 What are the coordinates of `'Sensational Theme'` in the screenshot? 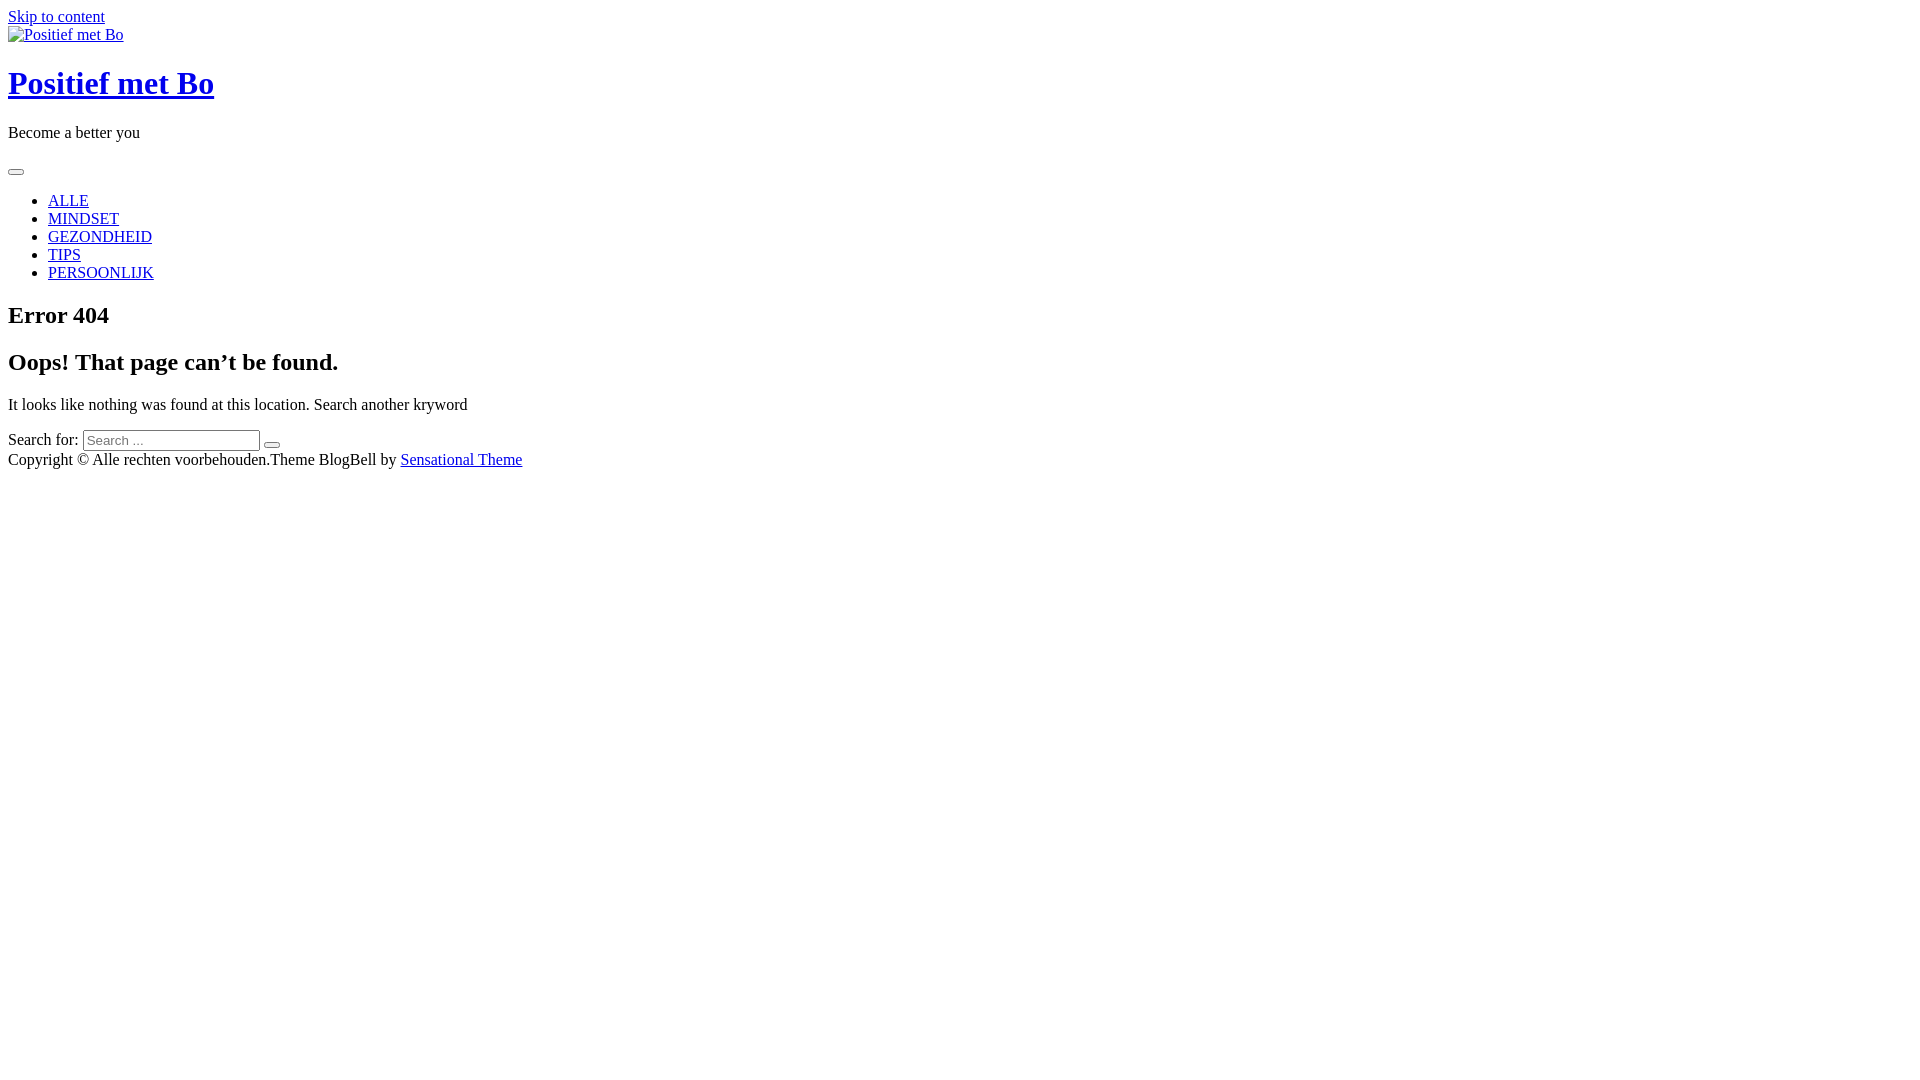 It's located at (400, 459).